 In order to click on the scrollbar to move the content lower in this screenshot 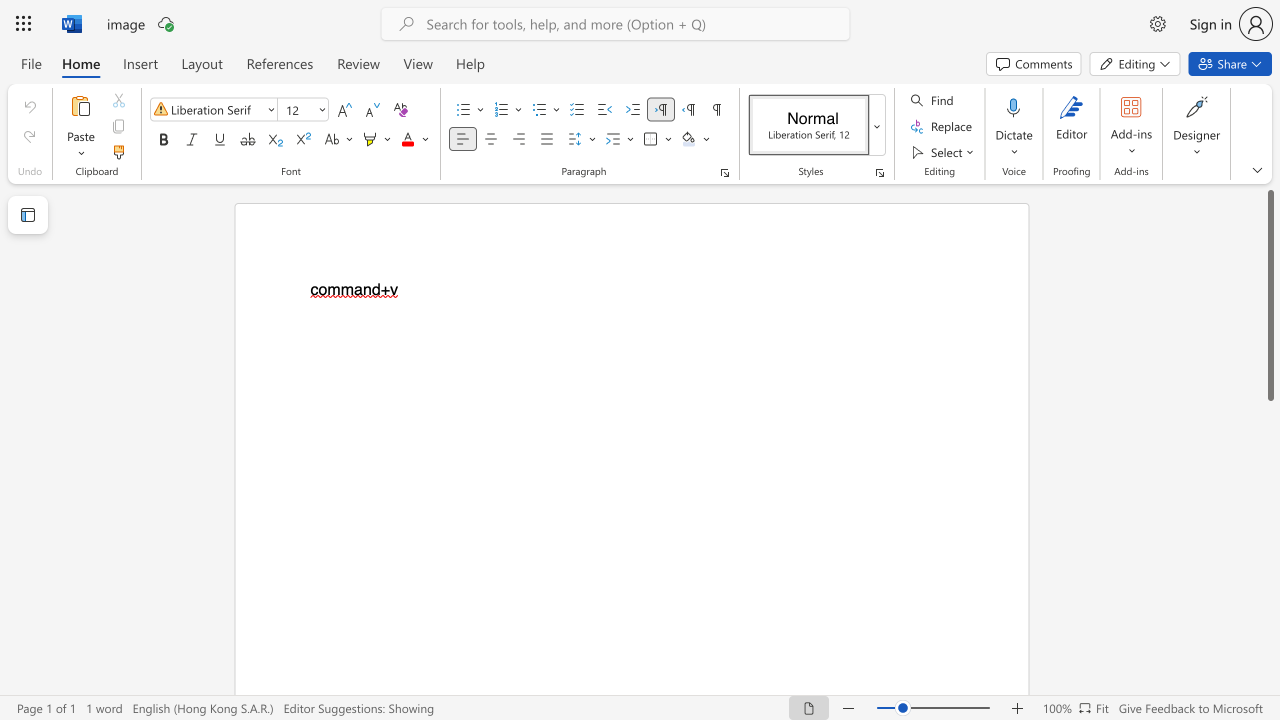, I will do `click(1269, 570)`.